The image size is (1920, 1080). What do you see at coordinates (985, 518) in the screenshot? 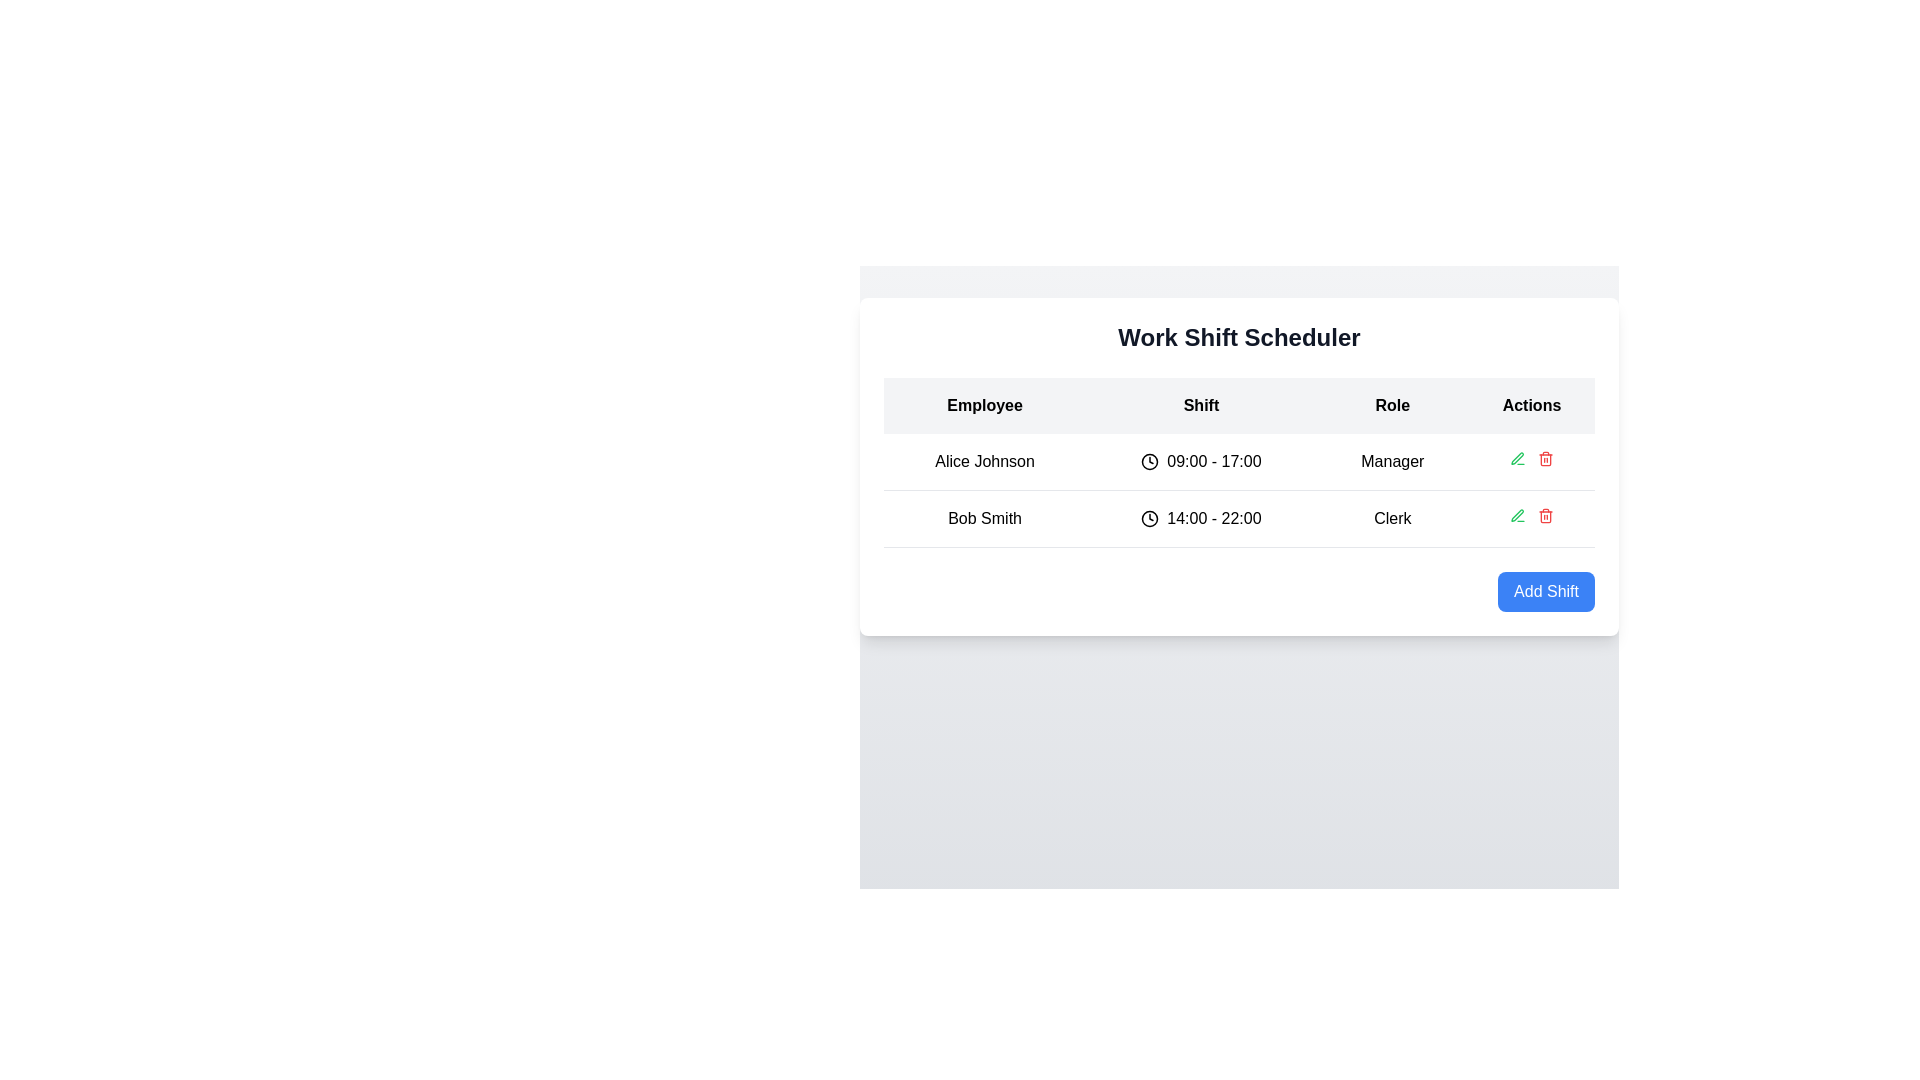
I see `the static text label displaying 'Bob Smith', located in the first column of the second row under the 'Employee' column in the employee schedule table` at bounding box center [985, 518].